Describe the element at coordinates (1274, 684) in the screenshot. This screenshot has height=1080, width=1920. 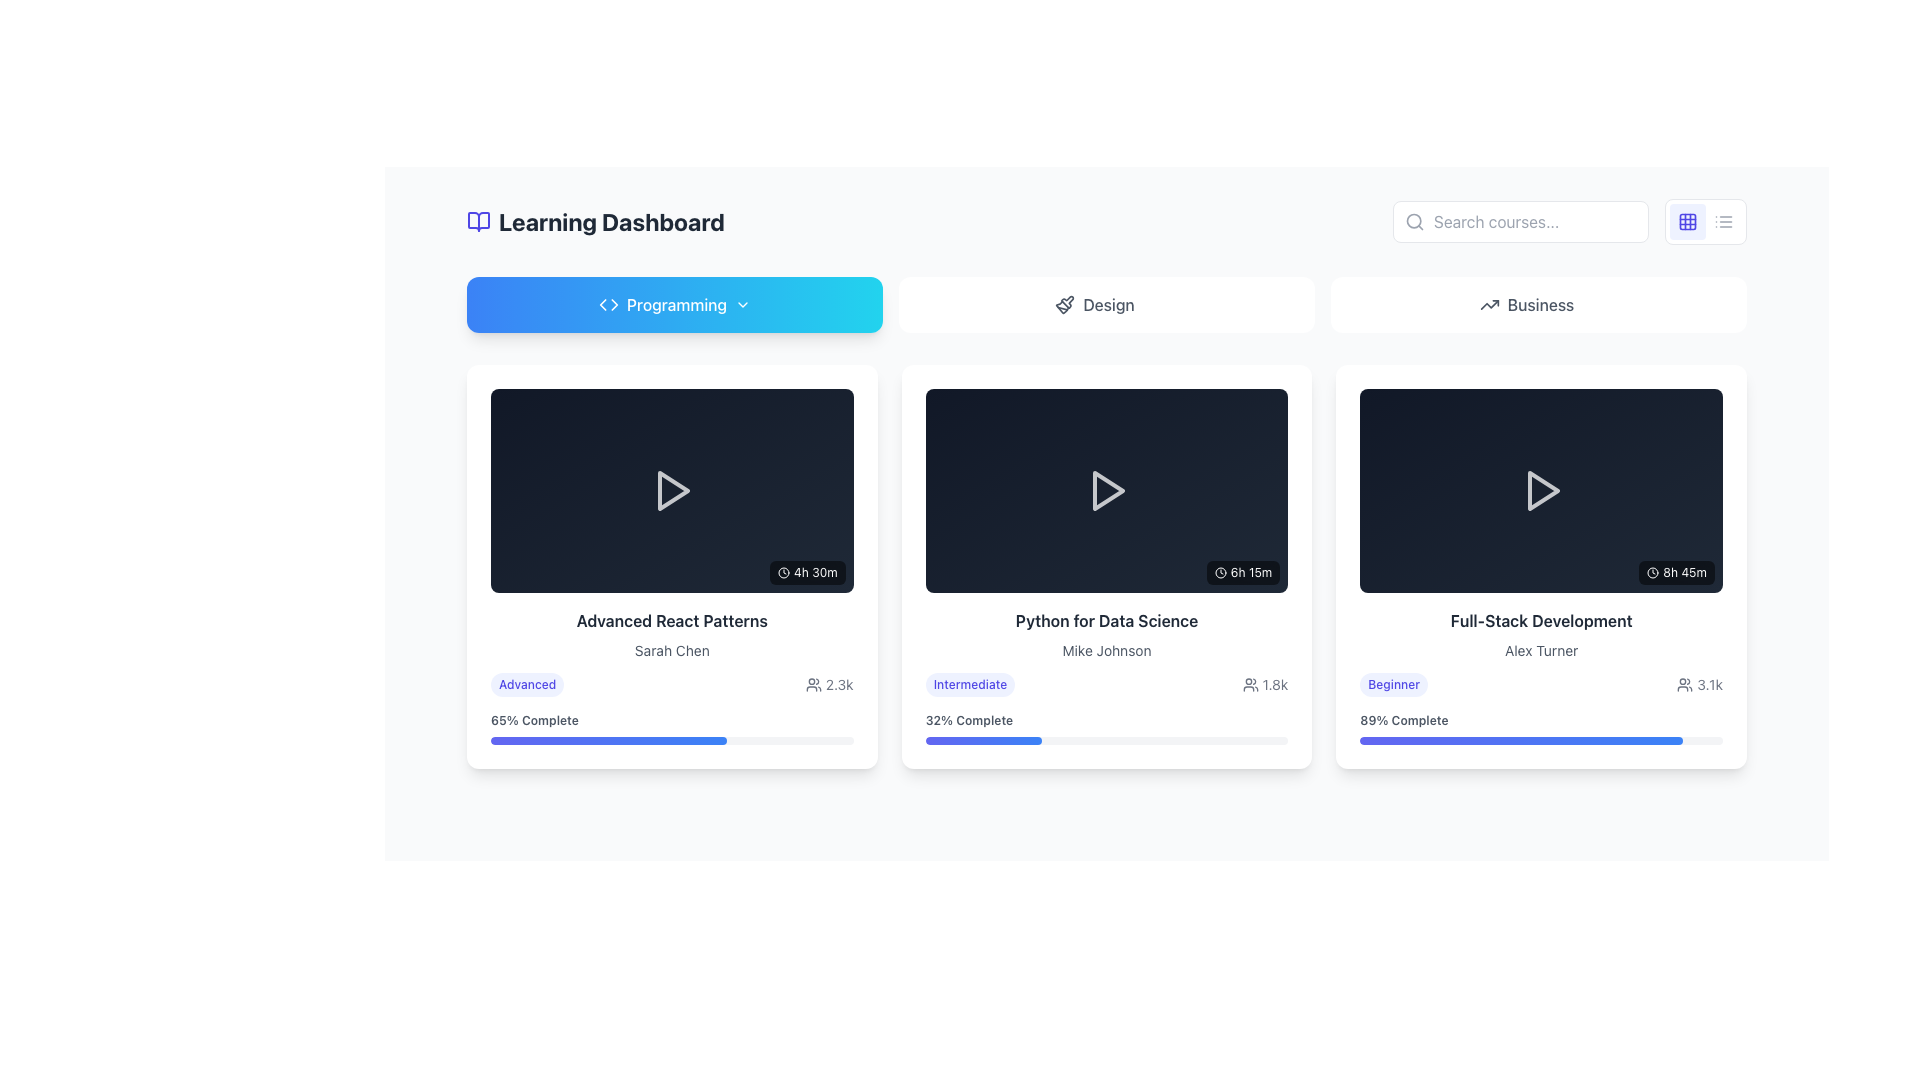
I see `displayed text '1.8k' from the text label located to the right of the user icon in the bottom-right corner of the 'Python for Data Science' card` at that location.